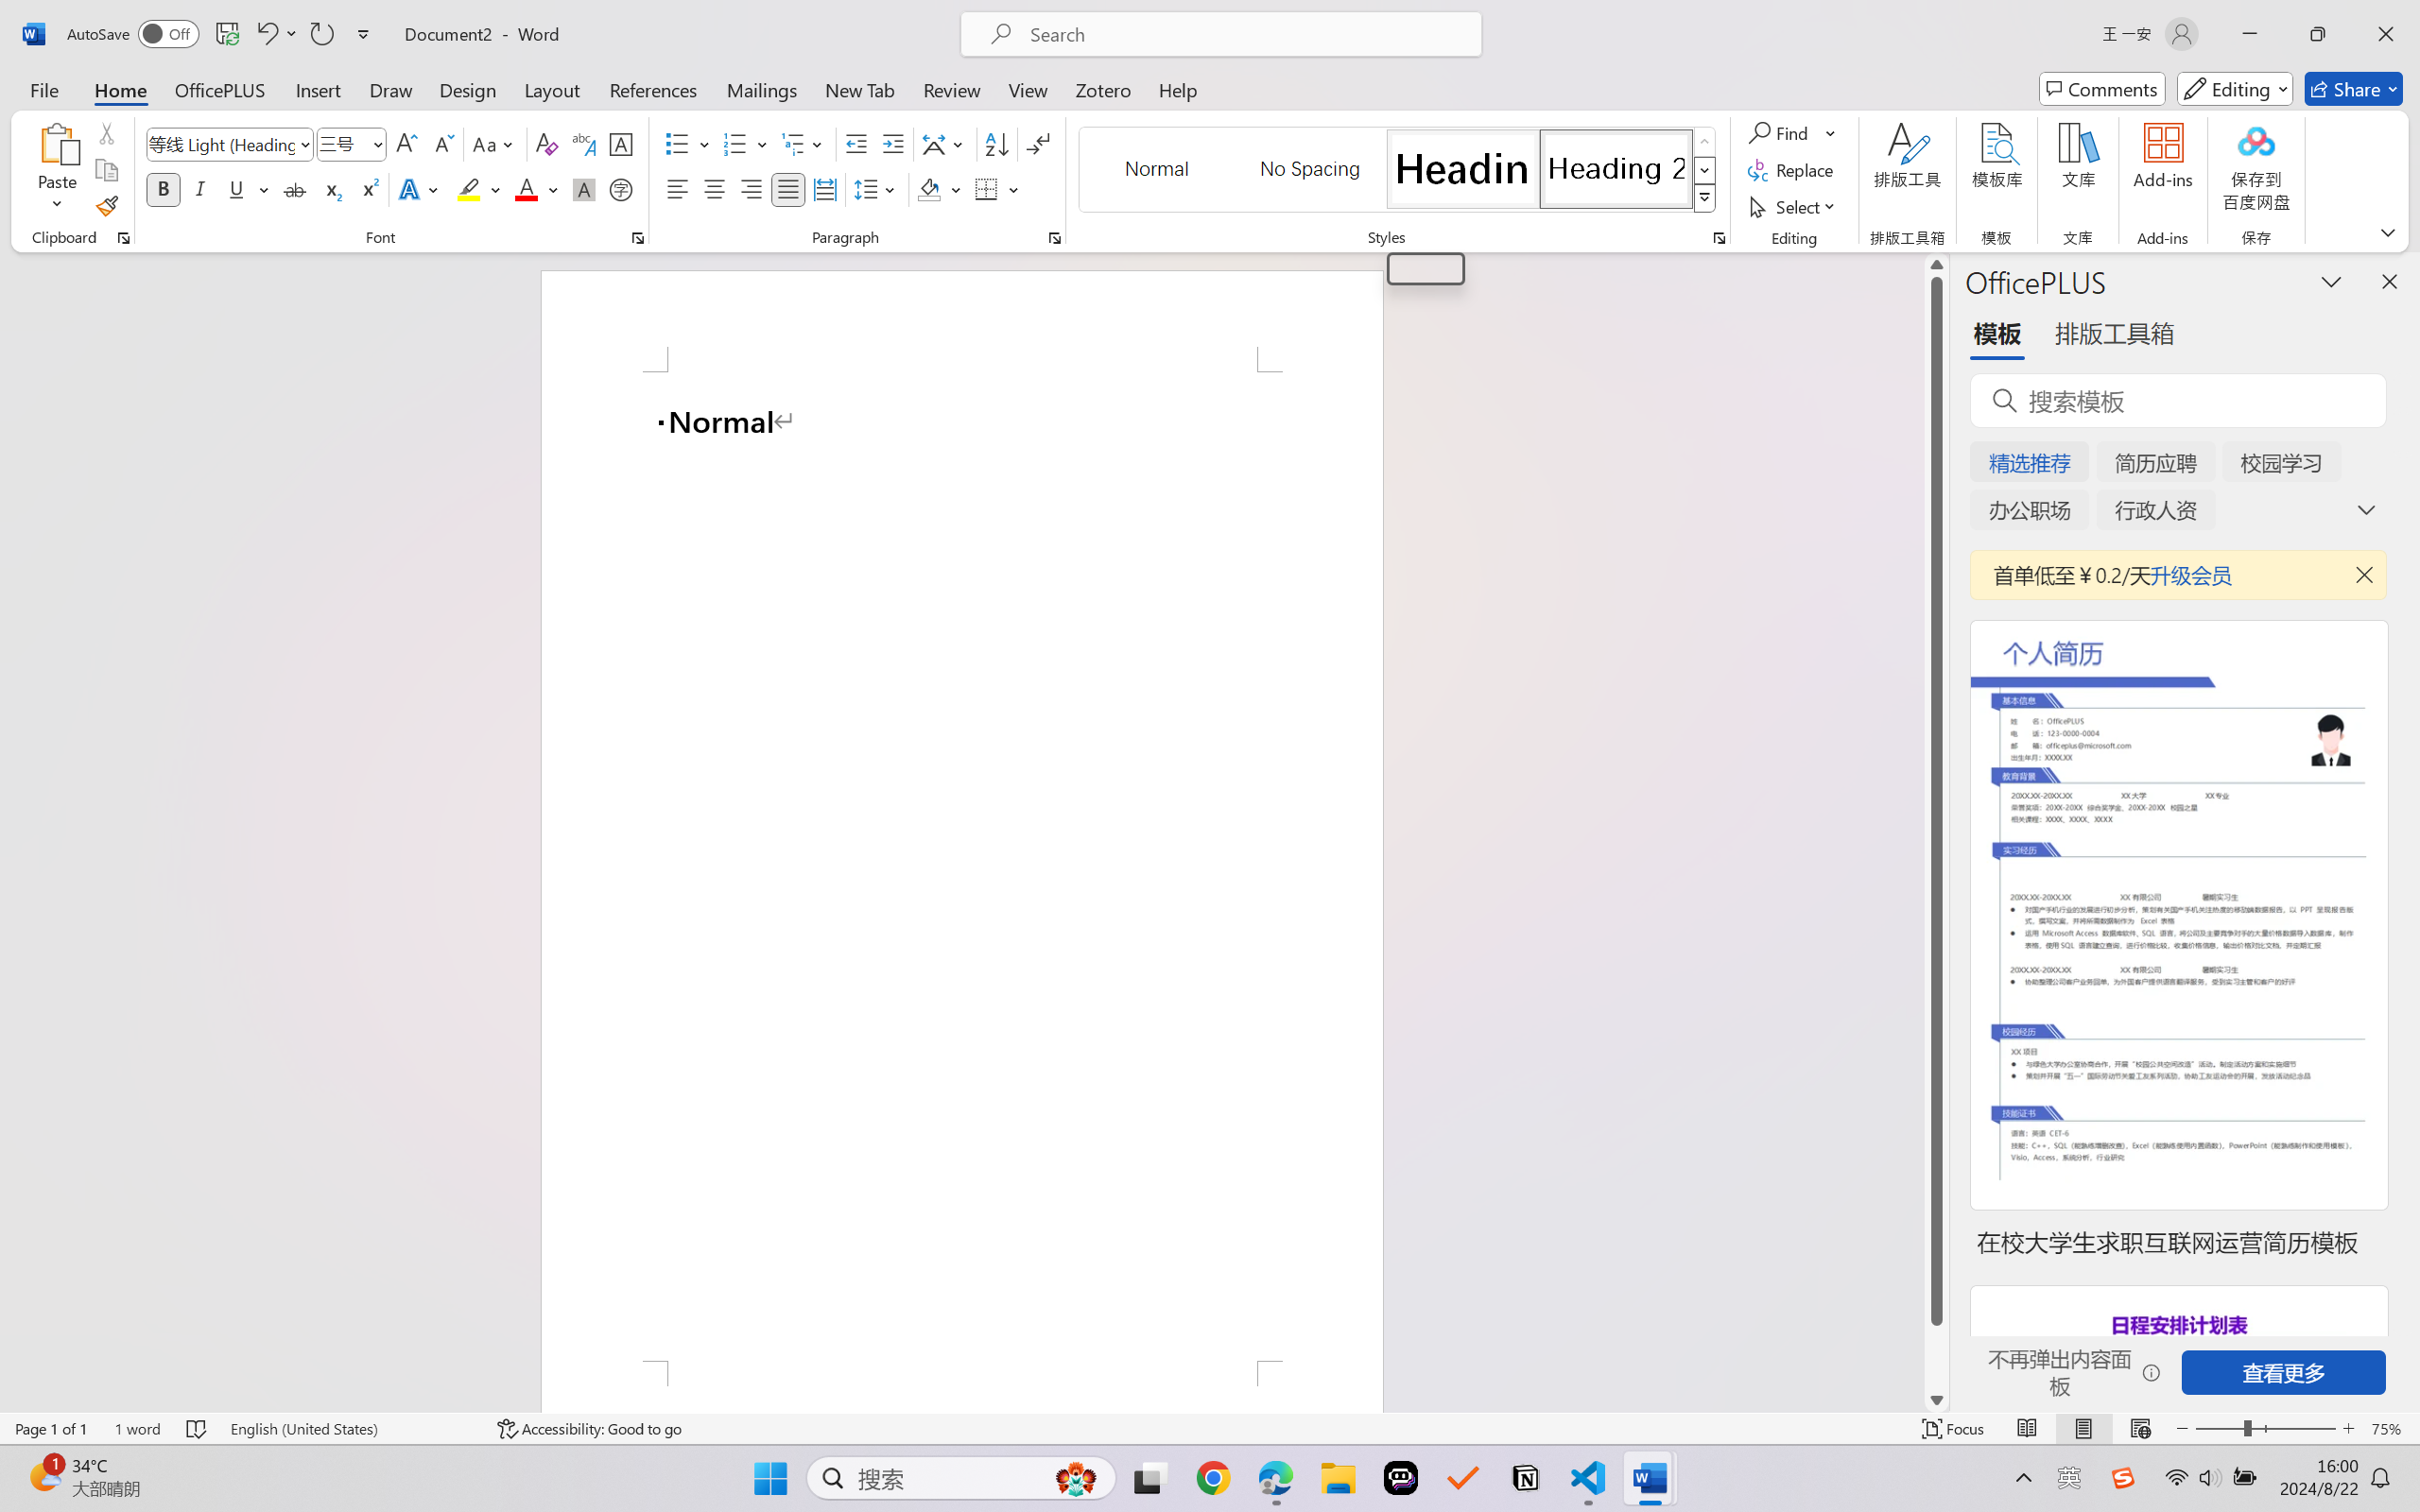 This screenshot has width=2420, height=1512. What do you see at coordinates (2235, 88) in the screenshot?
I see `'Mode'` at bounding box center [2235, 88].